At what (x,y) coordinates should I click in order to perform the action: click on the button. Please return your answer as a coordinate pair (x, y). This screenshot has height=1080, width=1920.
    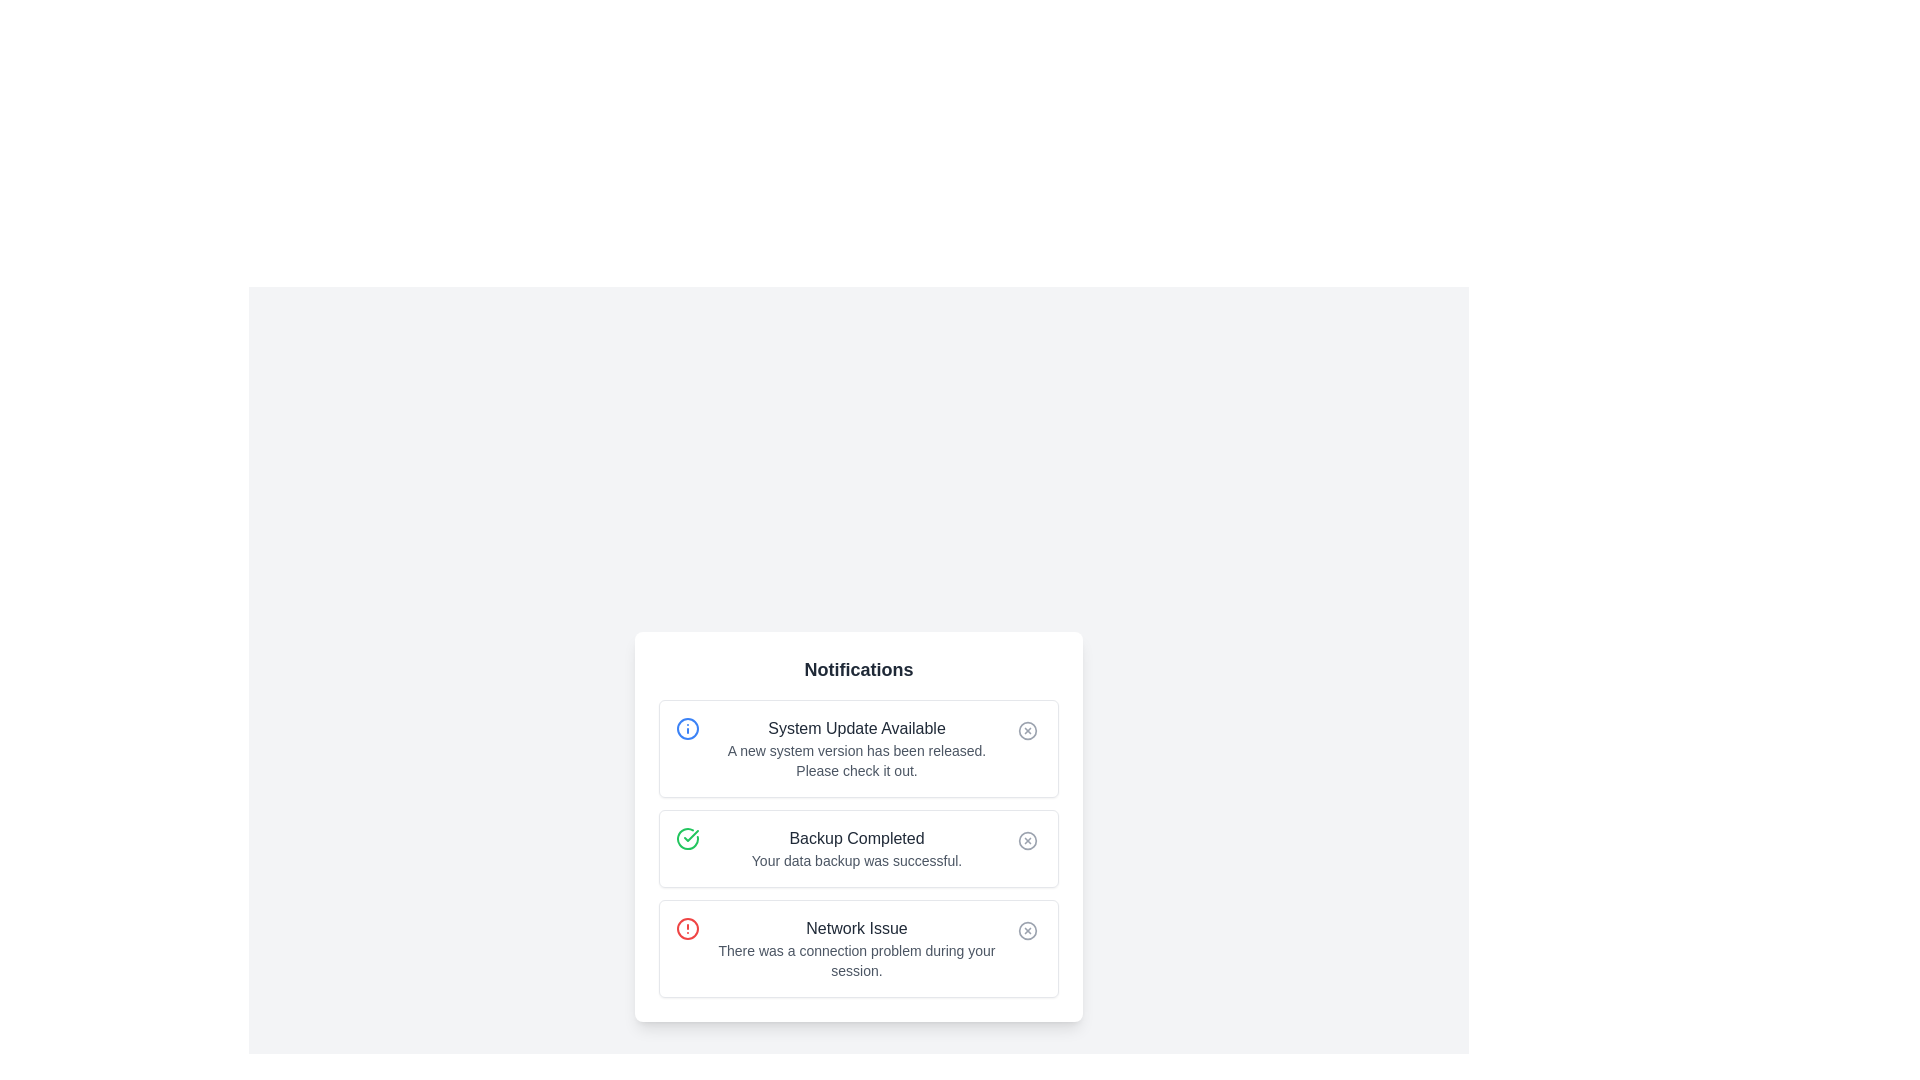
    Looking at the image, I should click on (1027, 731).